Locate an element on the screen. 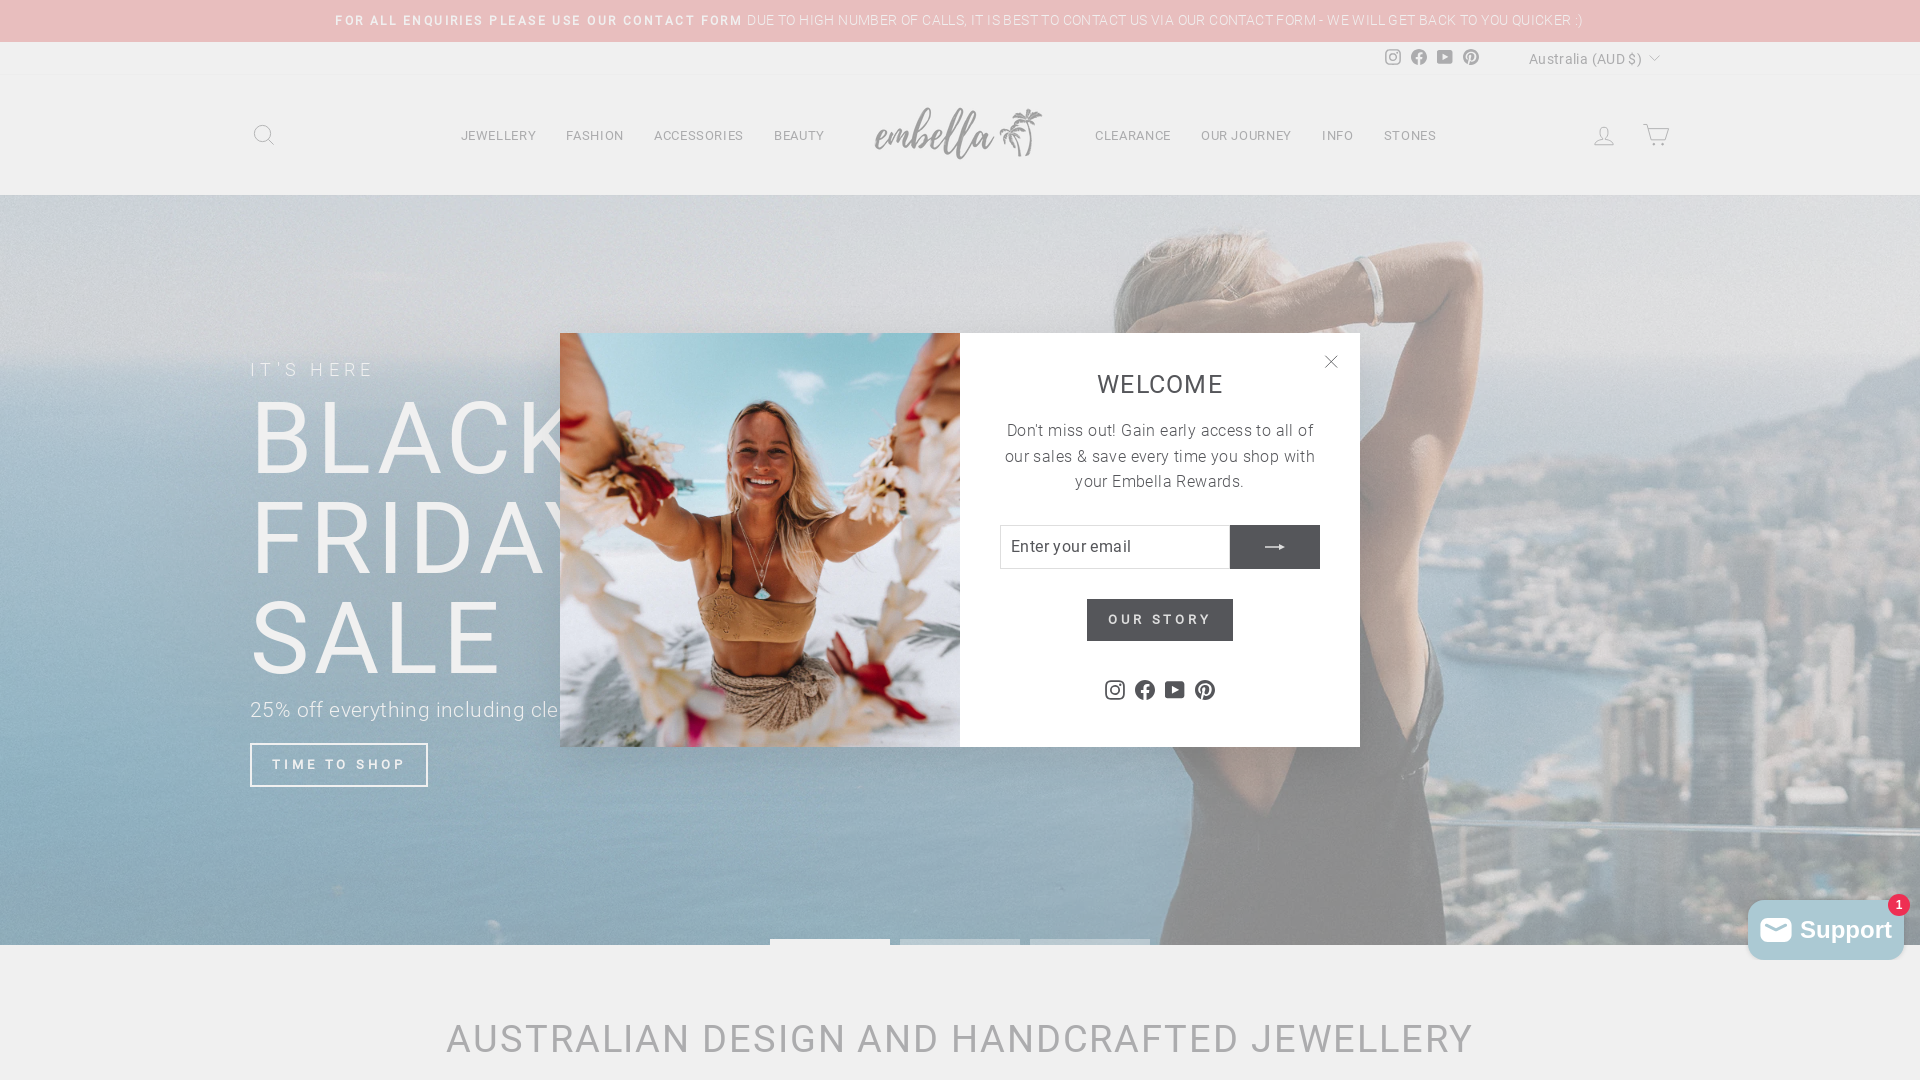  '"Close (esc)"' is located at coordinates (1330, 362).